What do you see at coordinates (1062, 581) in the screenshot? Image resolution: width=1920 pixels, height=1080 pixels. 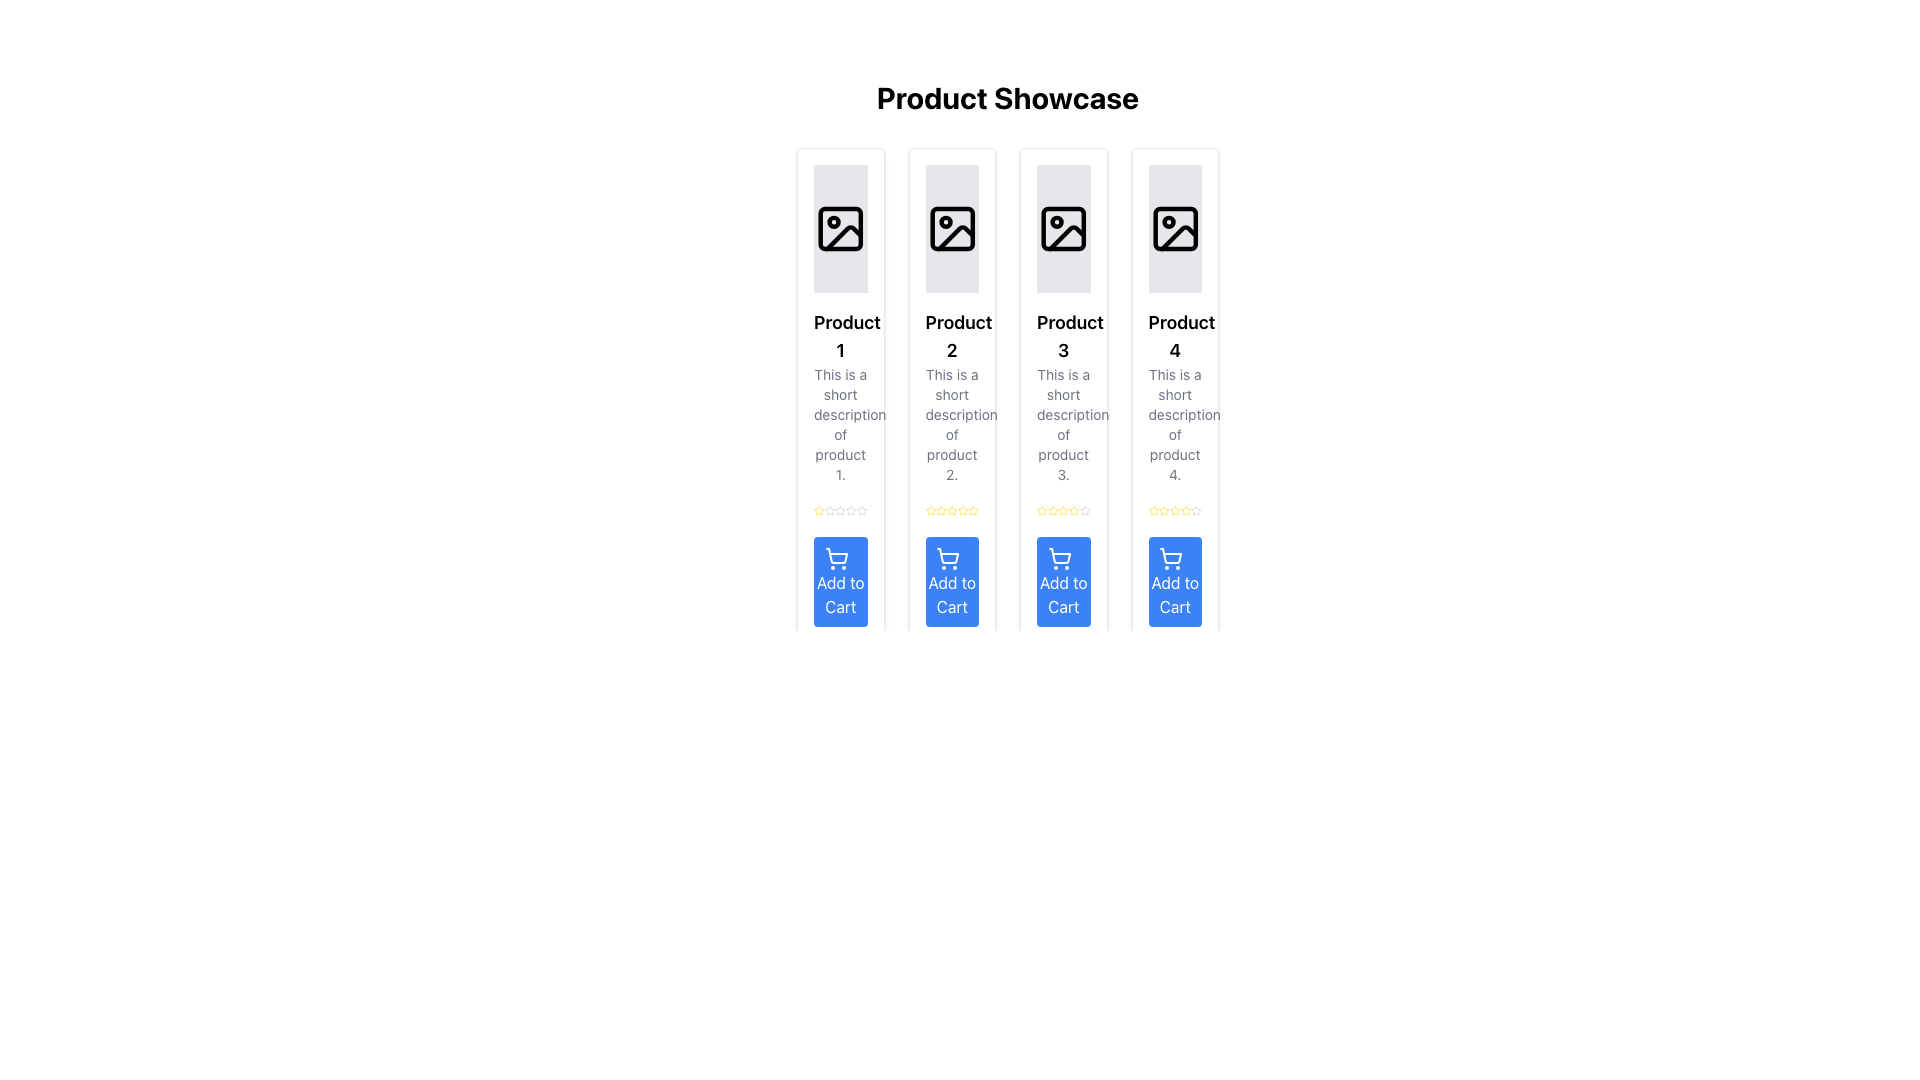 I see `the 'Add to Cart' button with a blue background and a shopping cart icon, located below the description of 'Product 3'` at bounding box center [1062, 581].